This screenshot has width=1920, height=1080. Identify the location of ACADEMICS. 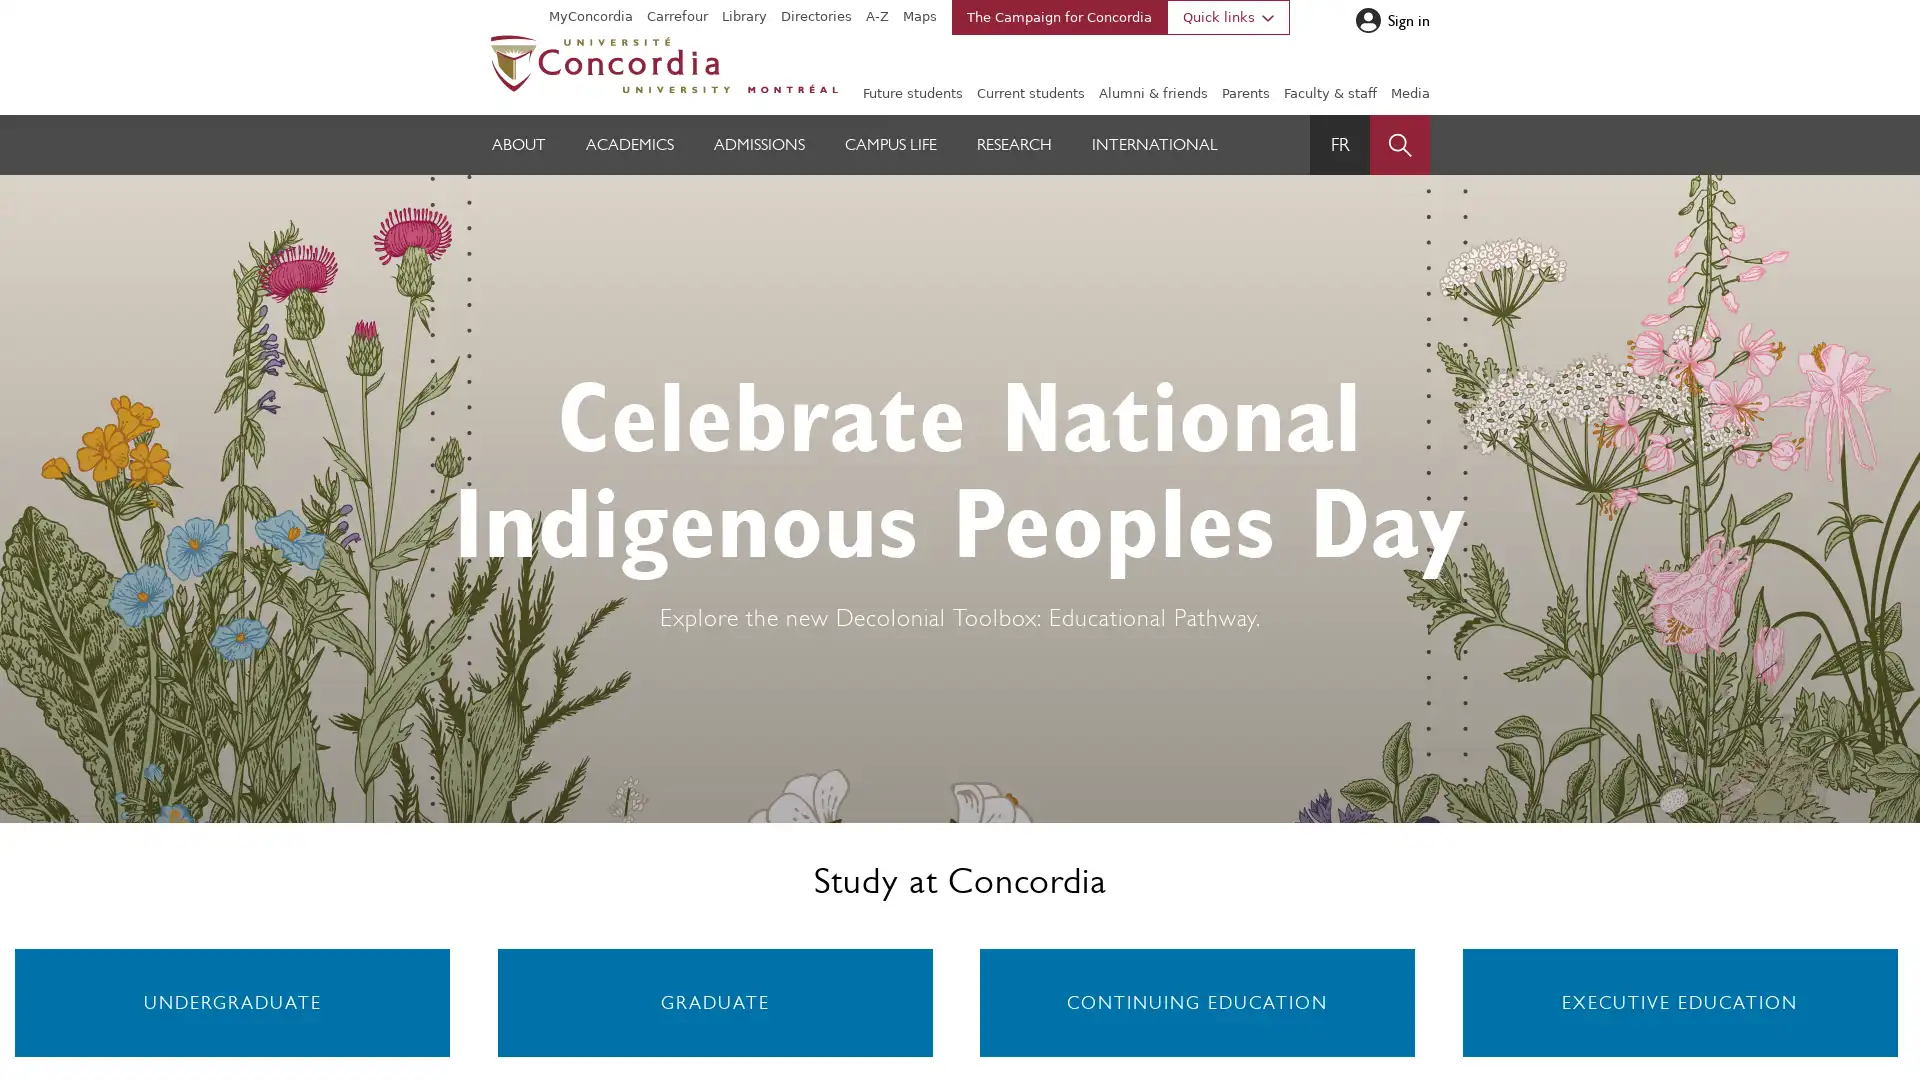
(628, 144).